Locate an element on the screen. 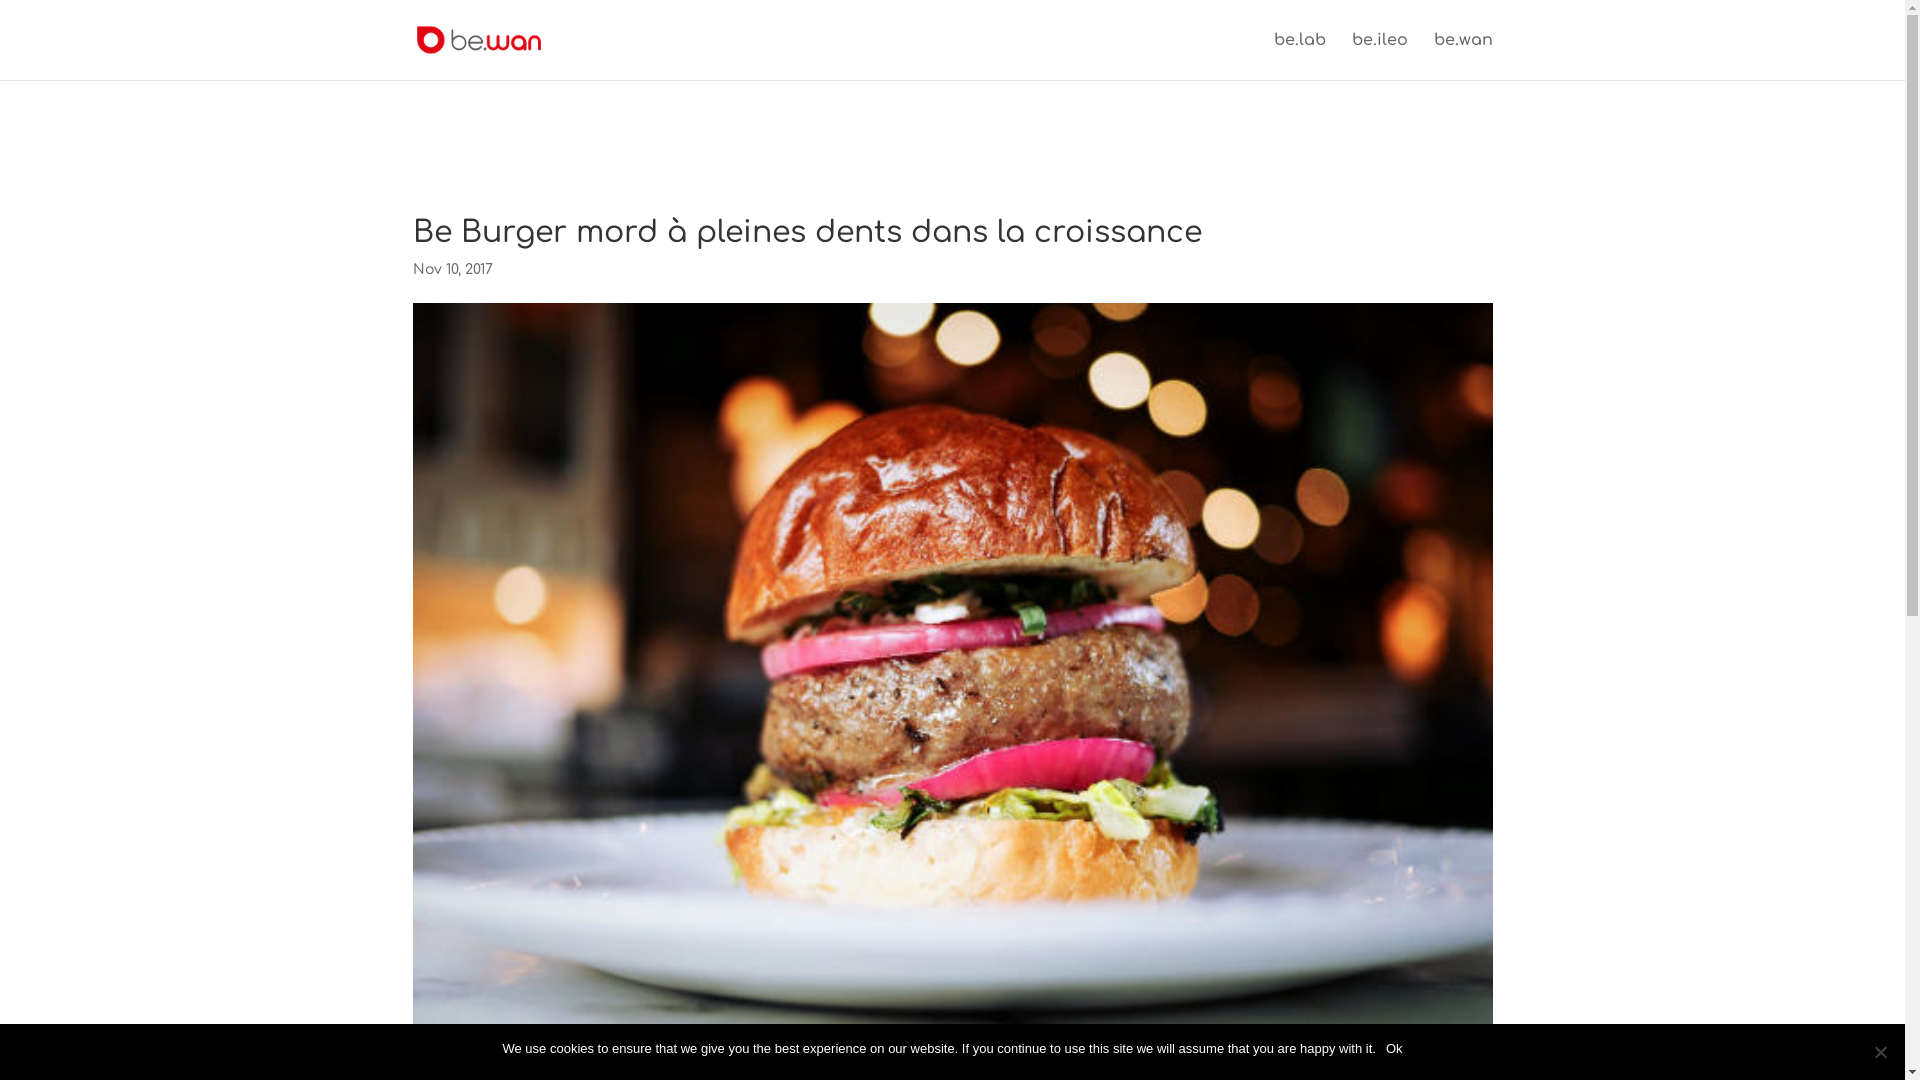 The height and width of the screenshot is (1080, 1920). 'be.lab' is located at coordinates (1300, 55).